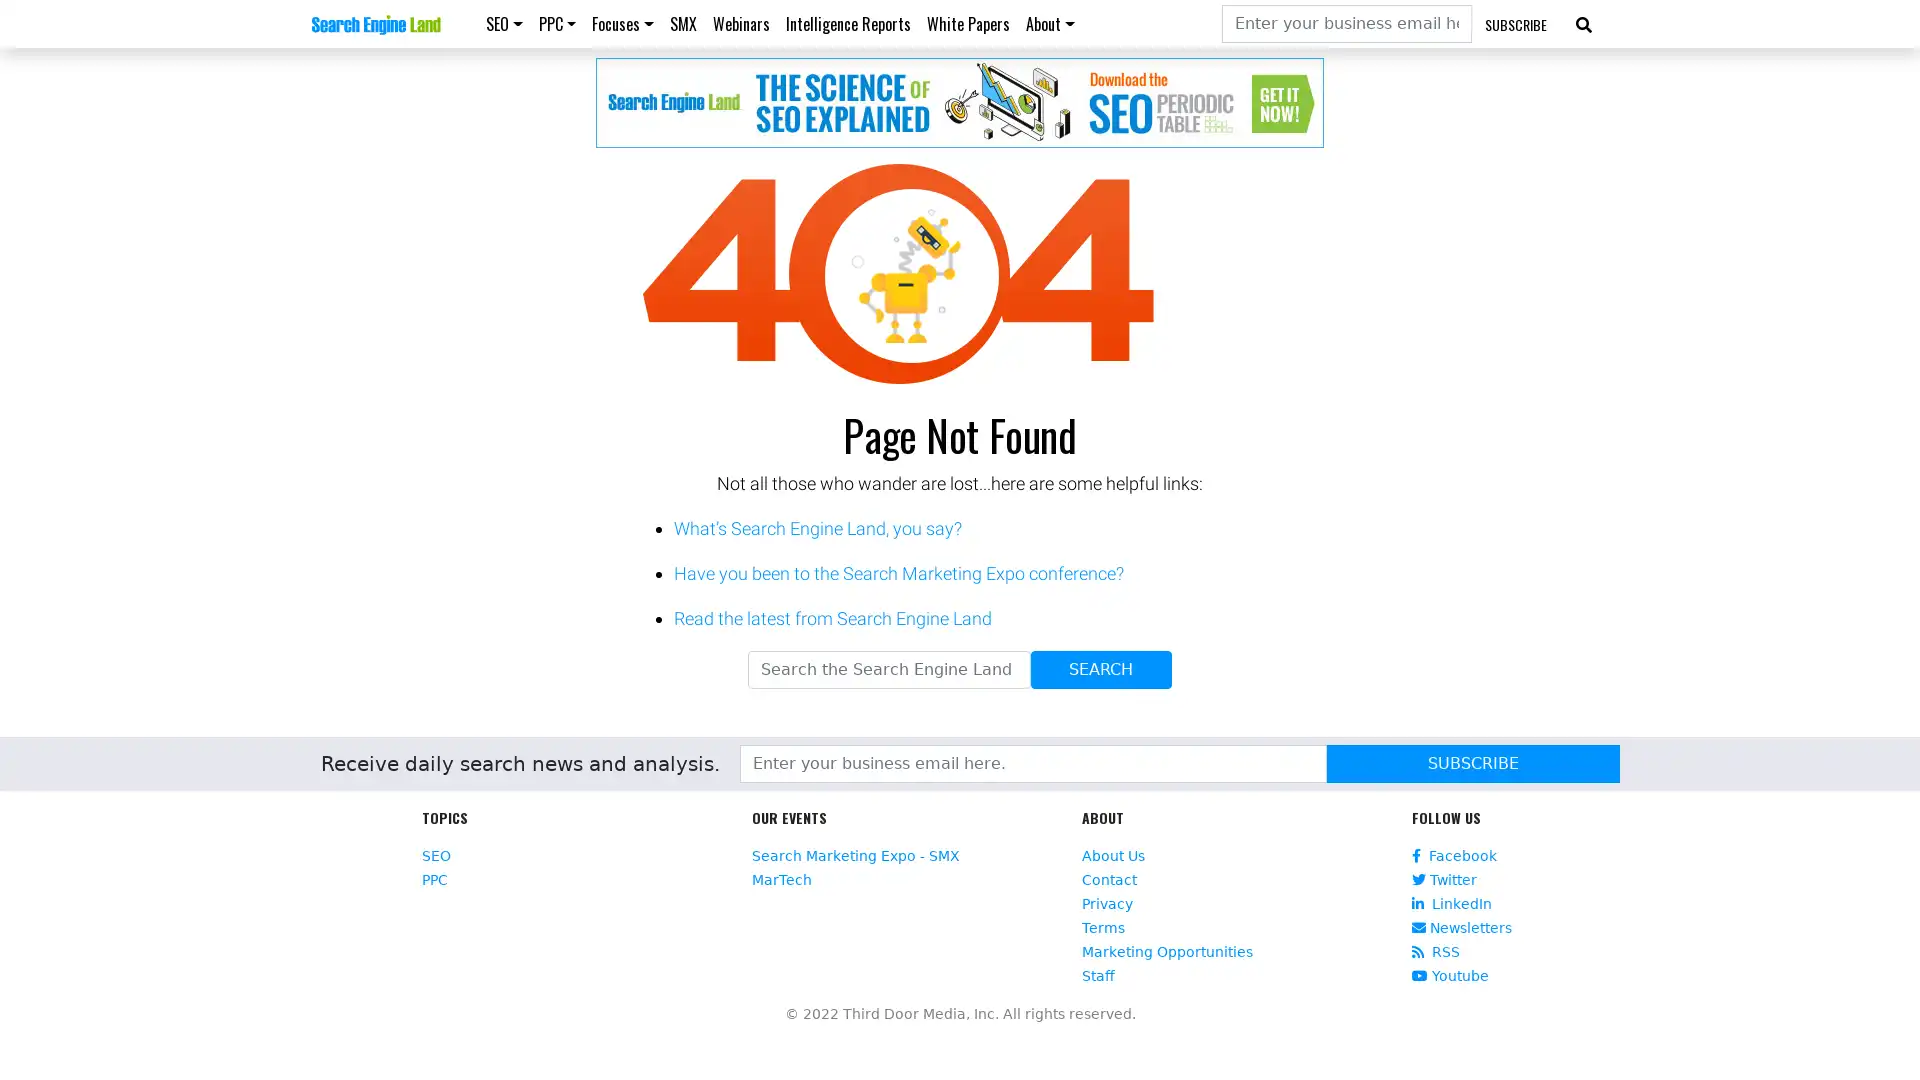 The image size is (1920, 1080). What do you see at coordinates (1472, 763) in the screenshot?
I see `SUBSCRIBE` at bounding box center [1472, 763].